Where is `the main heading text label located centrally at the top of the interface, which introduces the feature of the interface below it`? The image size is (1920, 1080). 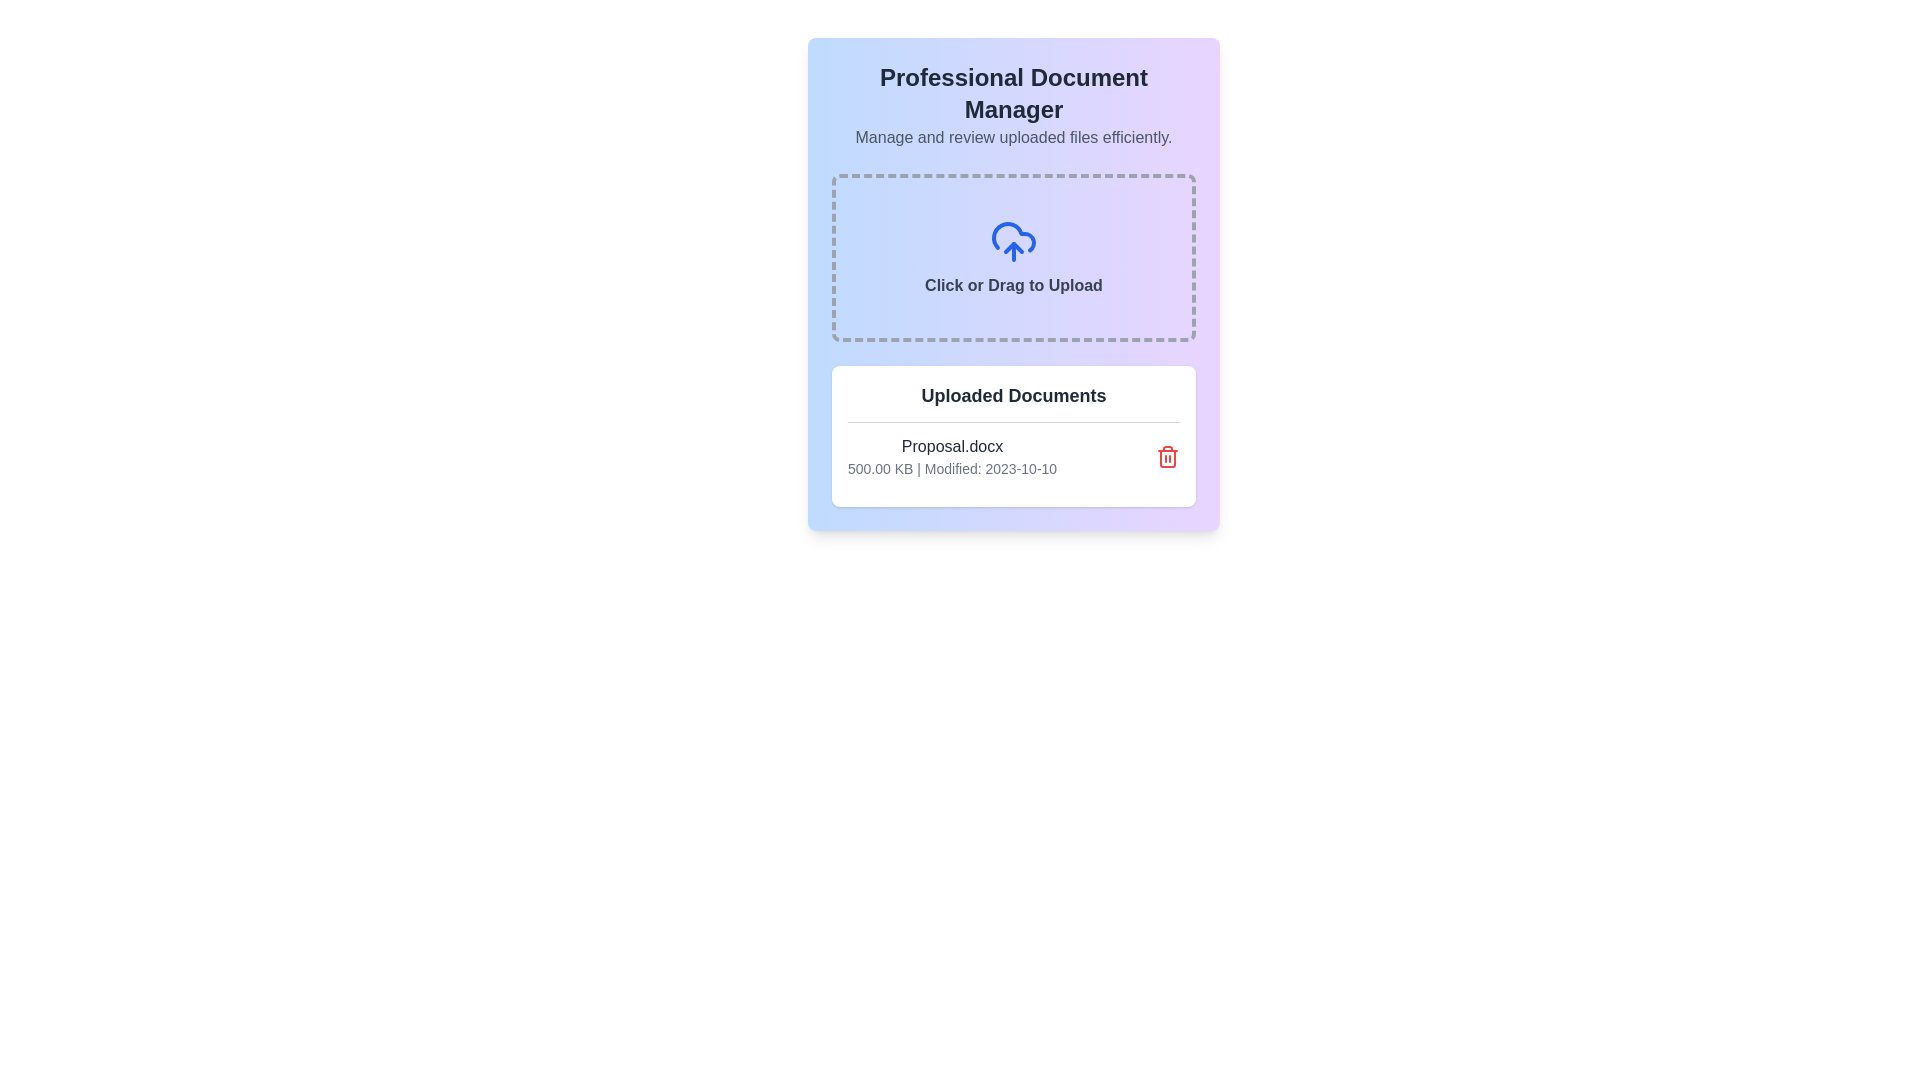 the main heading text label located centrally at the top of the interface, which introduces the feature of the interface below it is located at coordinates (1013, 93).